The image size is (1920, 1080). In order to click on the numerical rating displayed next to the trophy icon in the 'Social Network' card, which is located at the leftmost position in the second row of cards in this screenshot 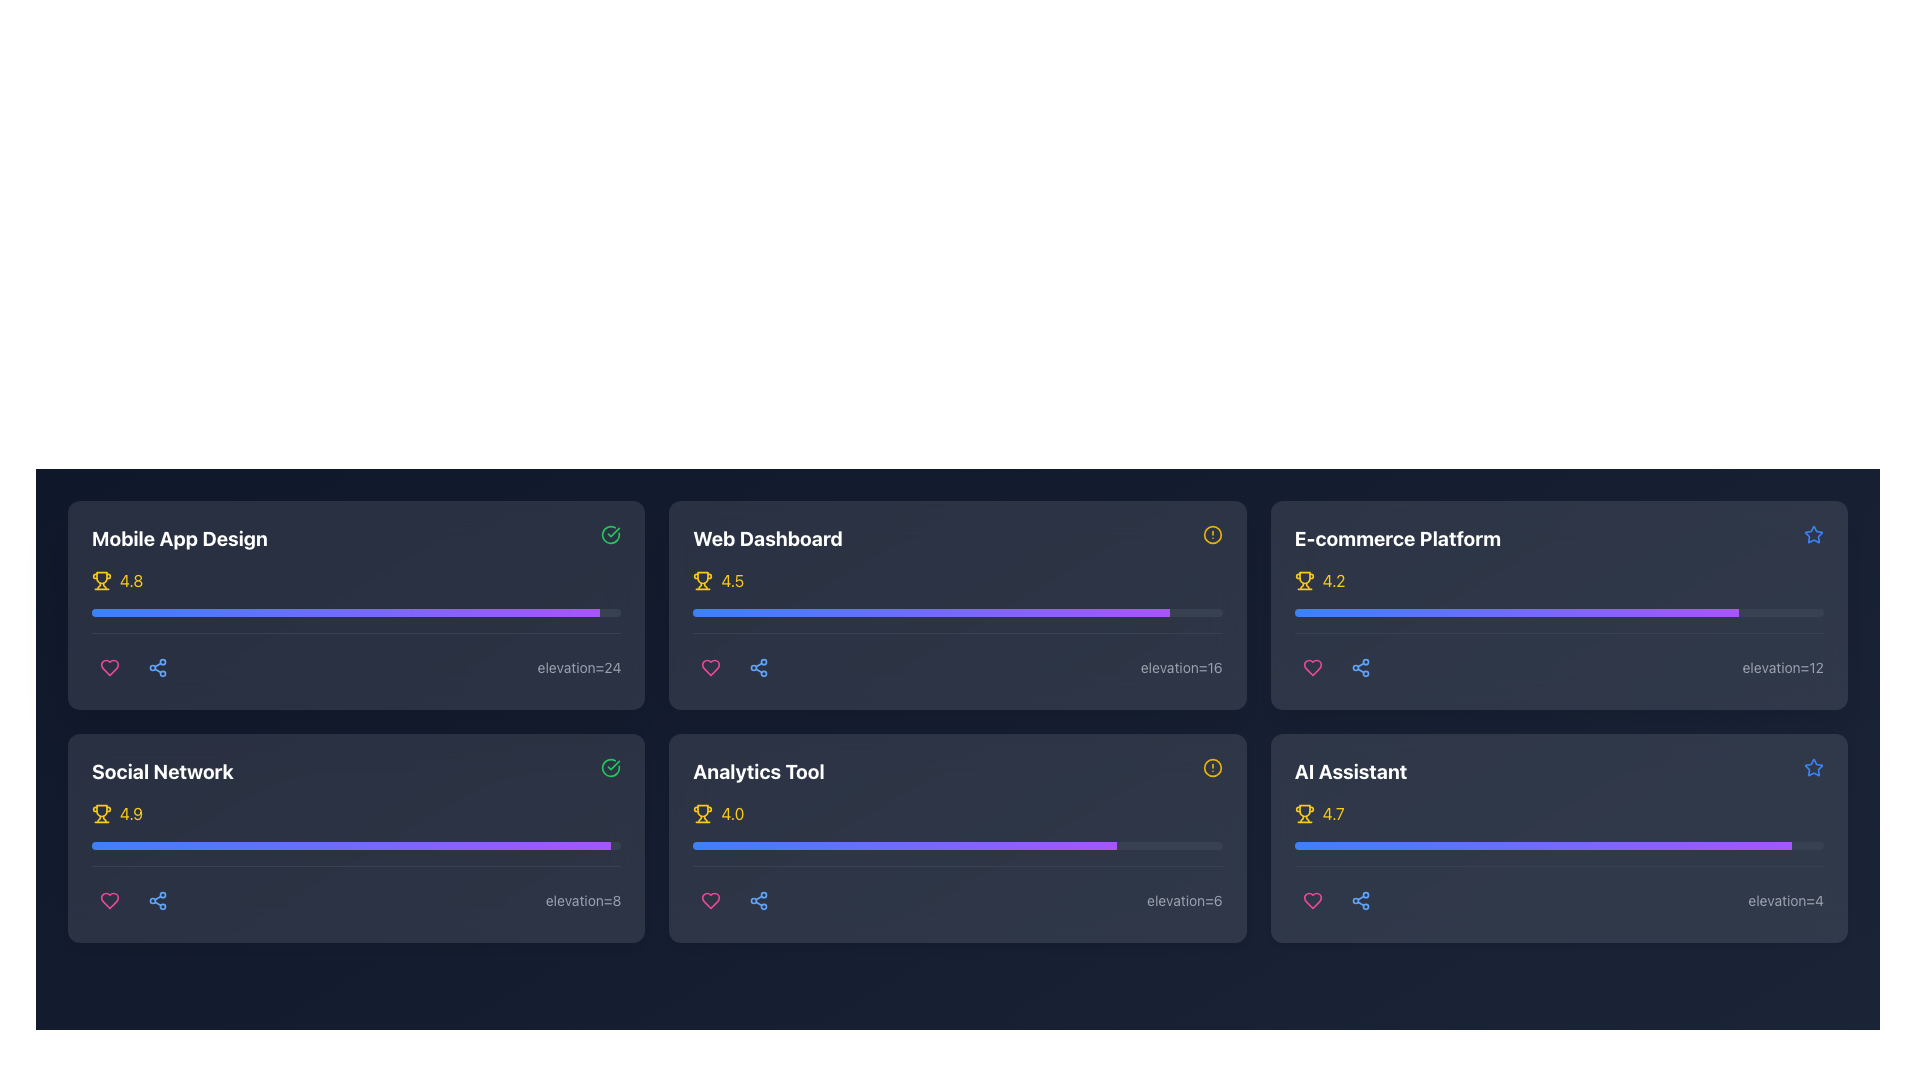, I will do `click(130, 813)`.